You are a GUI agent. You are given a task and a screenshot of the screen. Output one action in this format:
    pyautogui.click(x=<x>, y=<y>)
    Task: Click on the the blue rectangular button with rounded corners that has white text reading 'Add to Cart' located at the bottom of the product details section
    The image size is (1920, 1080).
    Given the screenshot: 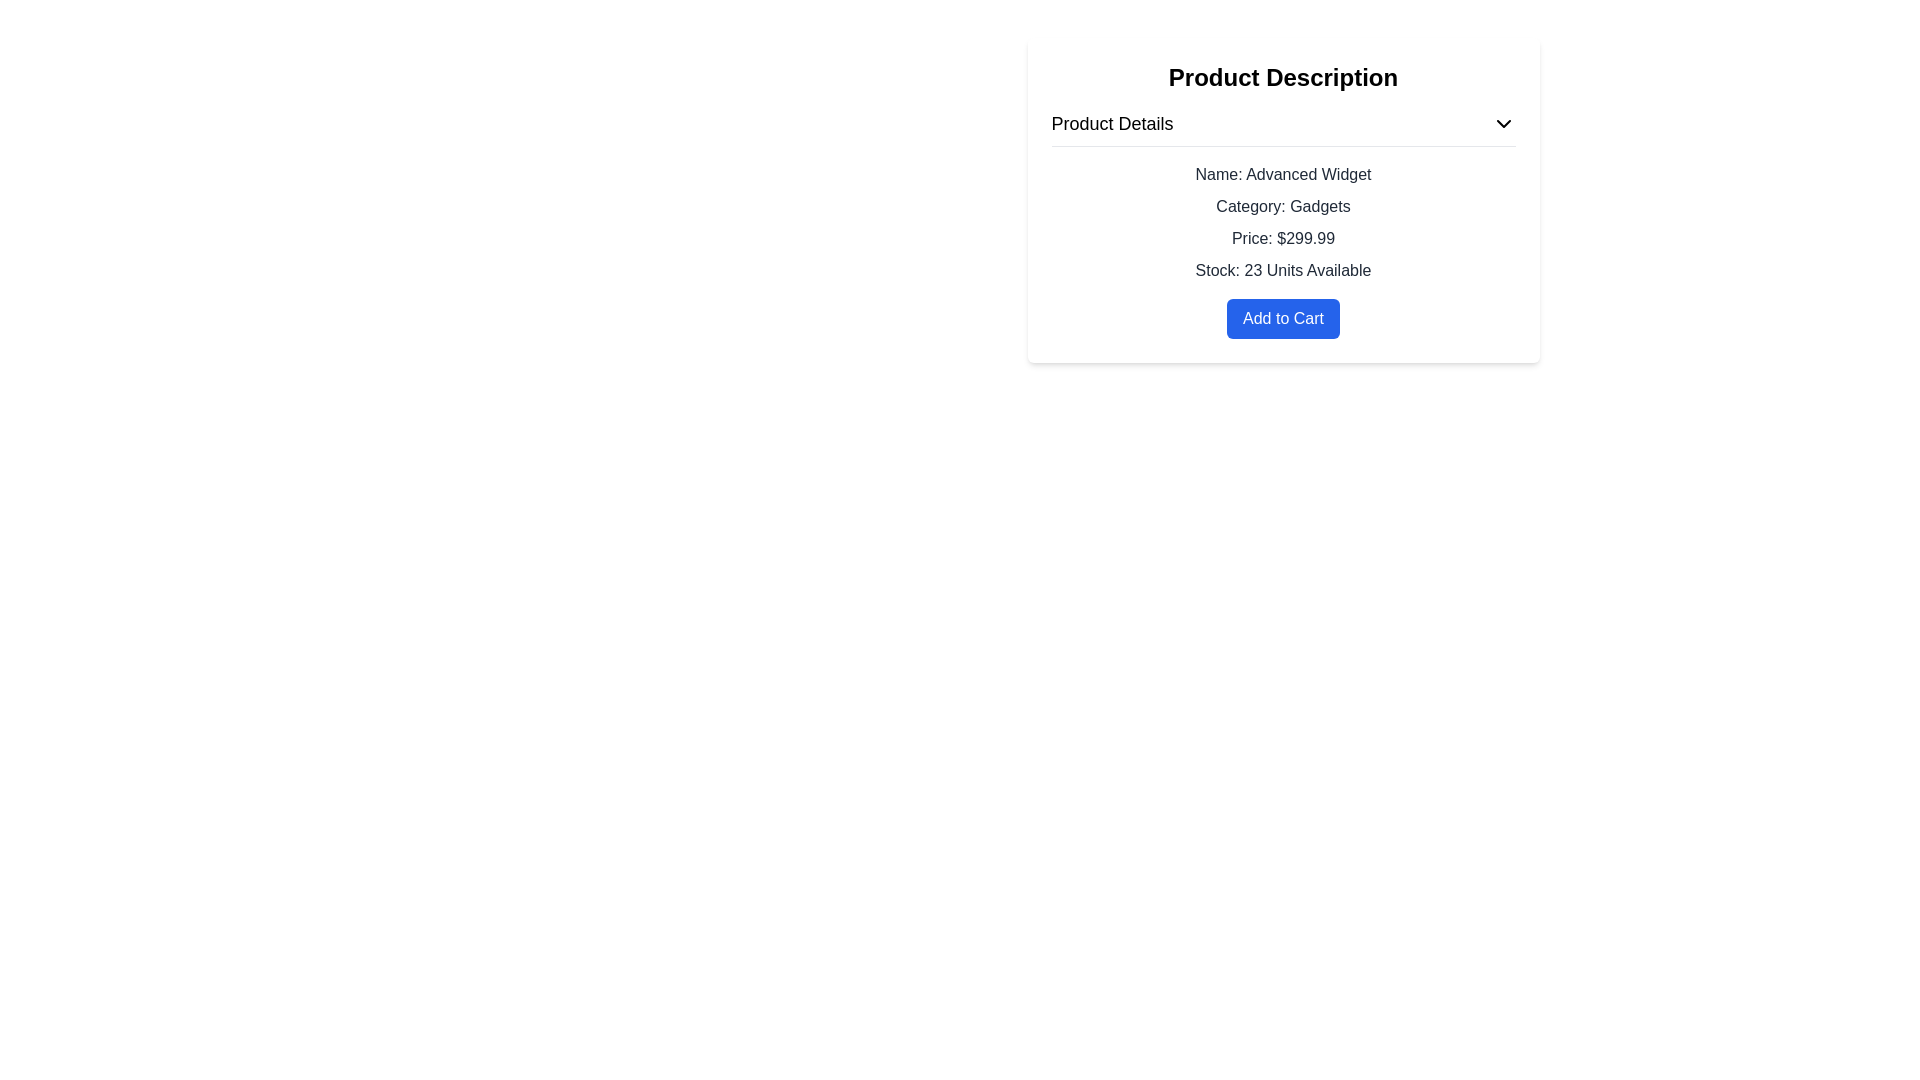 What is the action you would take?
    pyautogui.click(x=1283, y=318)
    